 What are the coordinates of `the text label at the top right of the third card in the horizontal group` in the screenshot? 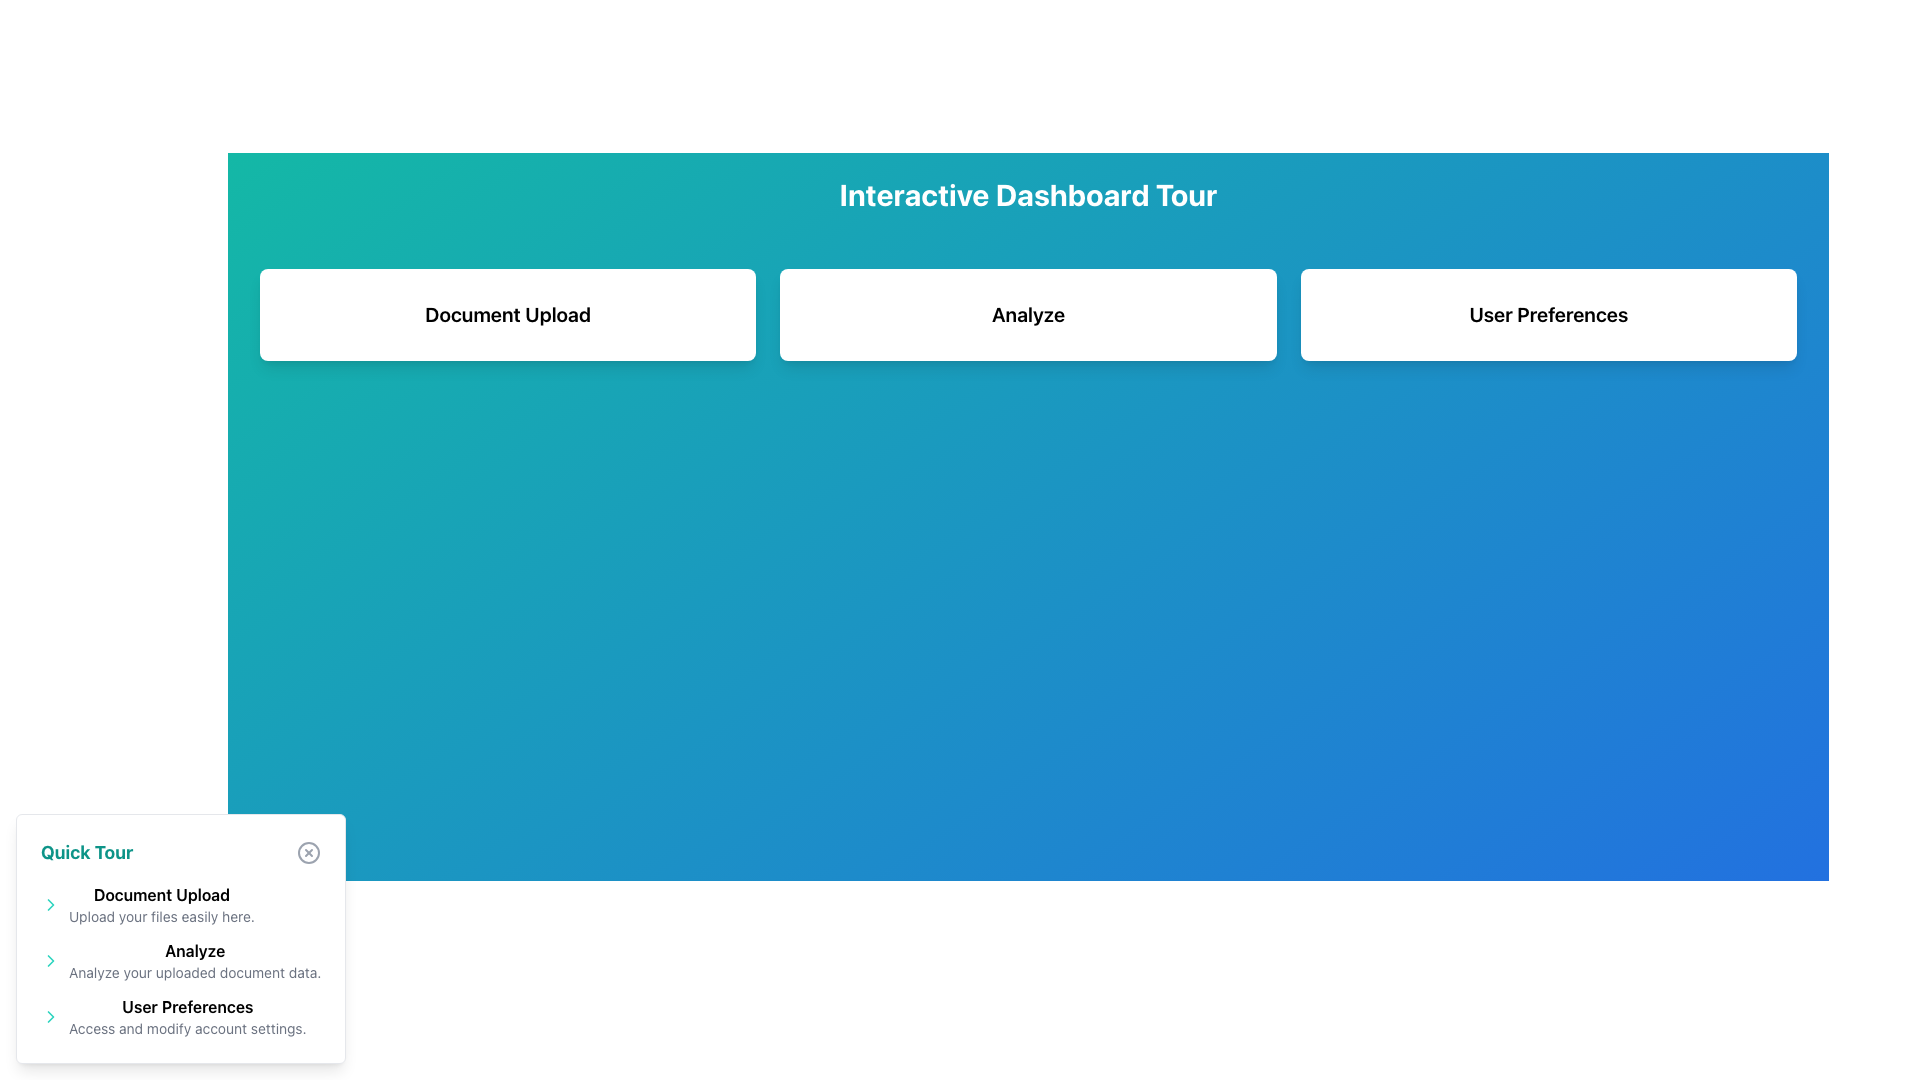 It's located at (1547, 315).